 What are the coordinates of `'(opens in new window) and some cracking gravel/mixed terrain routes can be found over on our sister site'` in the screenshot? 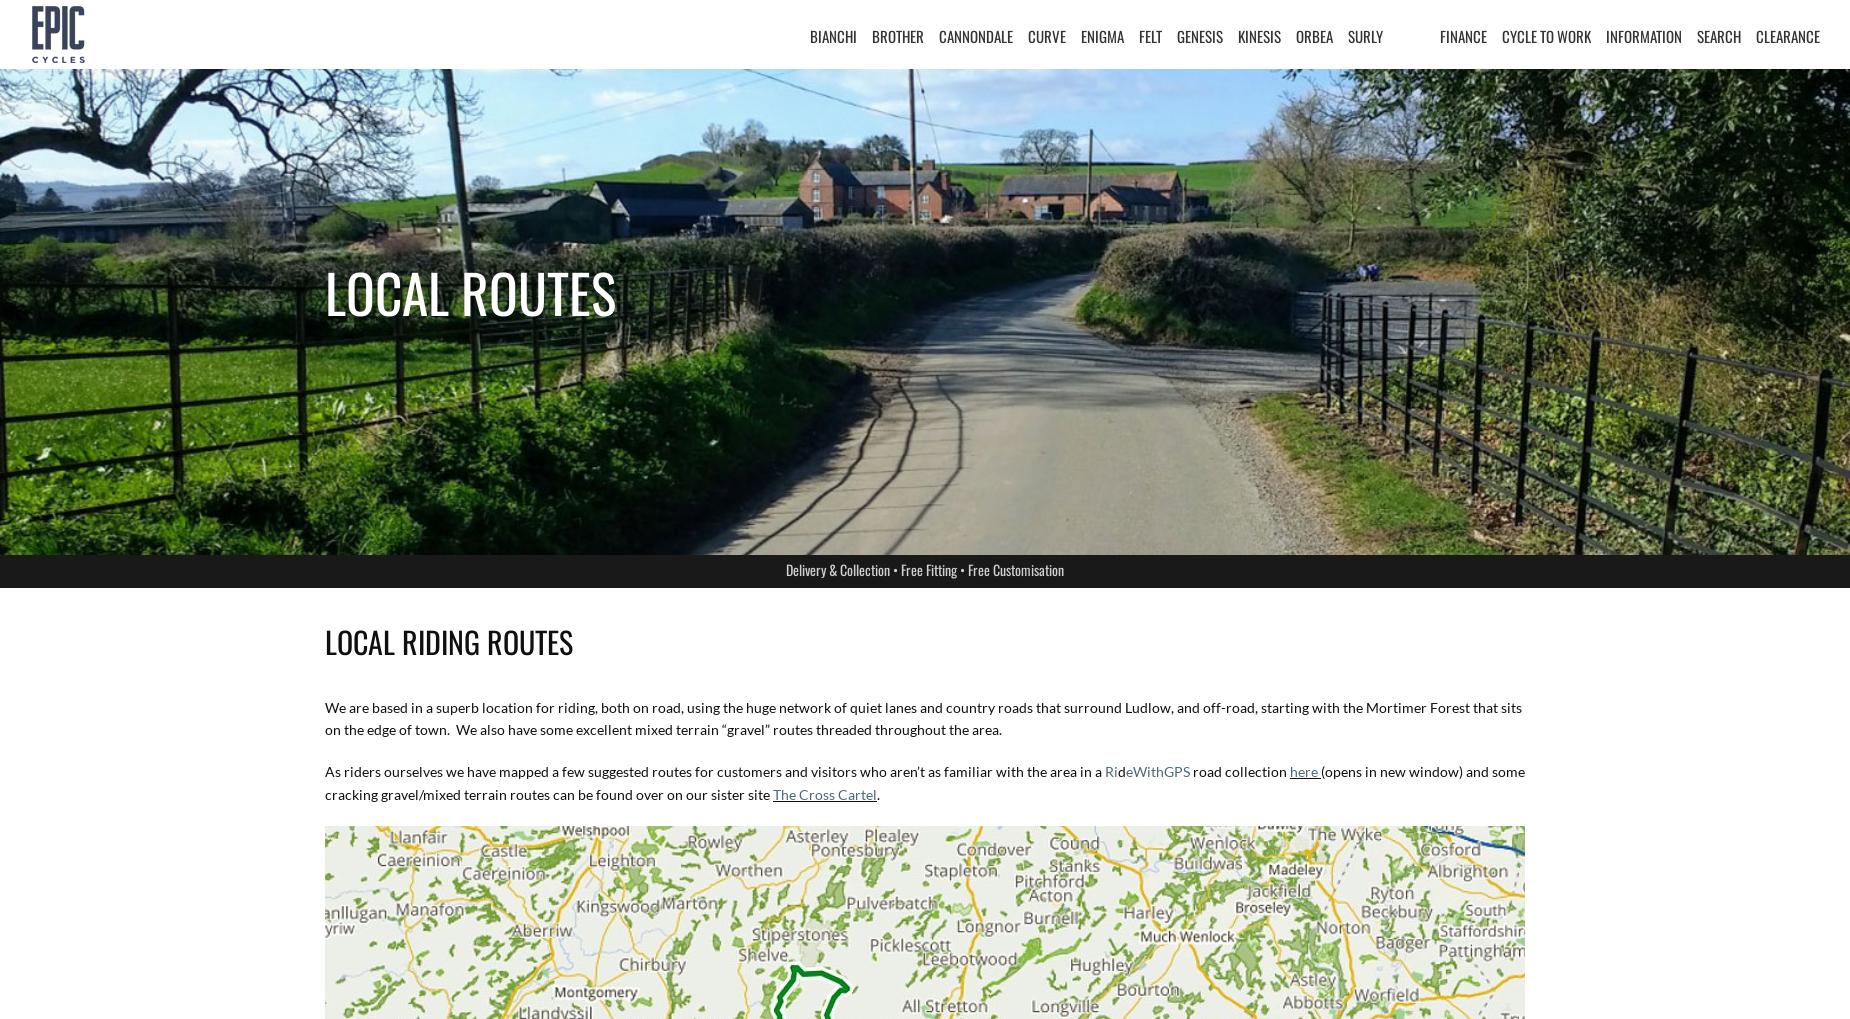 It's located at (324, 781).